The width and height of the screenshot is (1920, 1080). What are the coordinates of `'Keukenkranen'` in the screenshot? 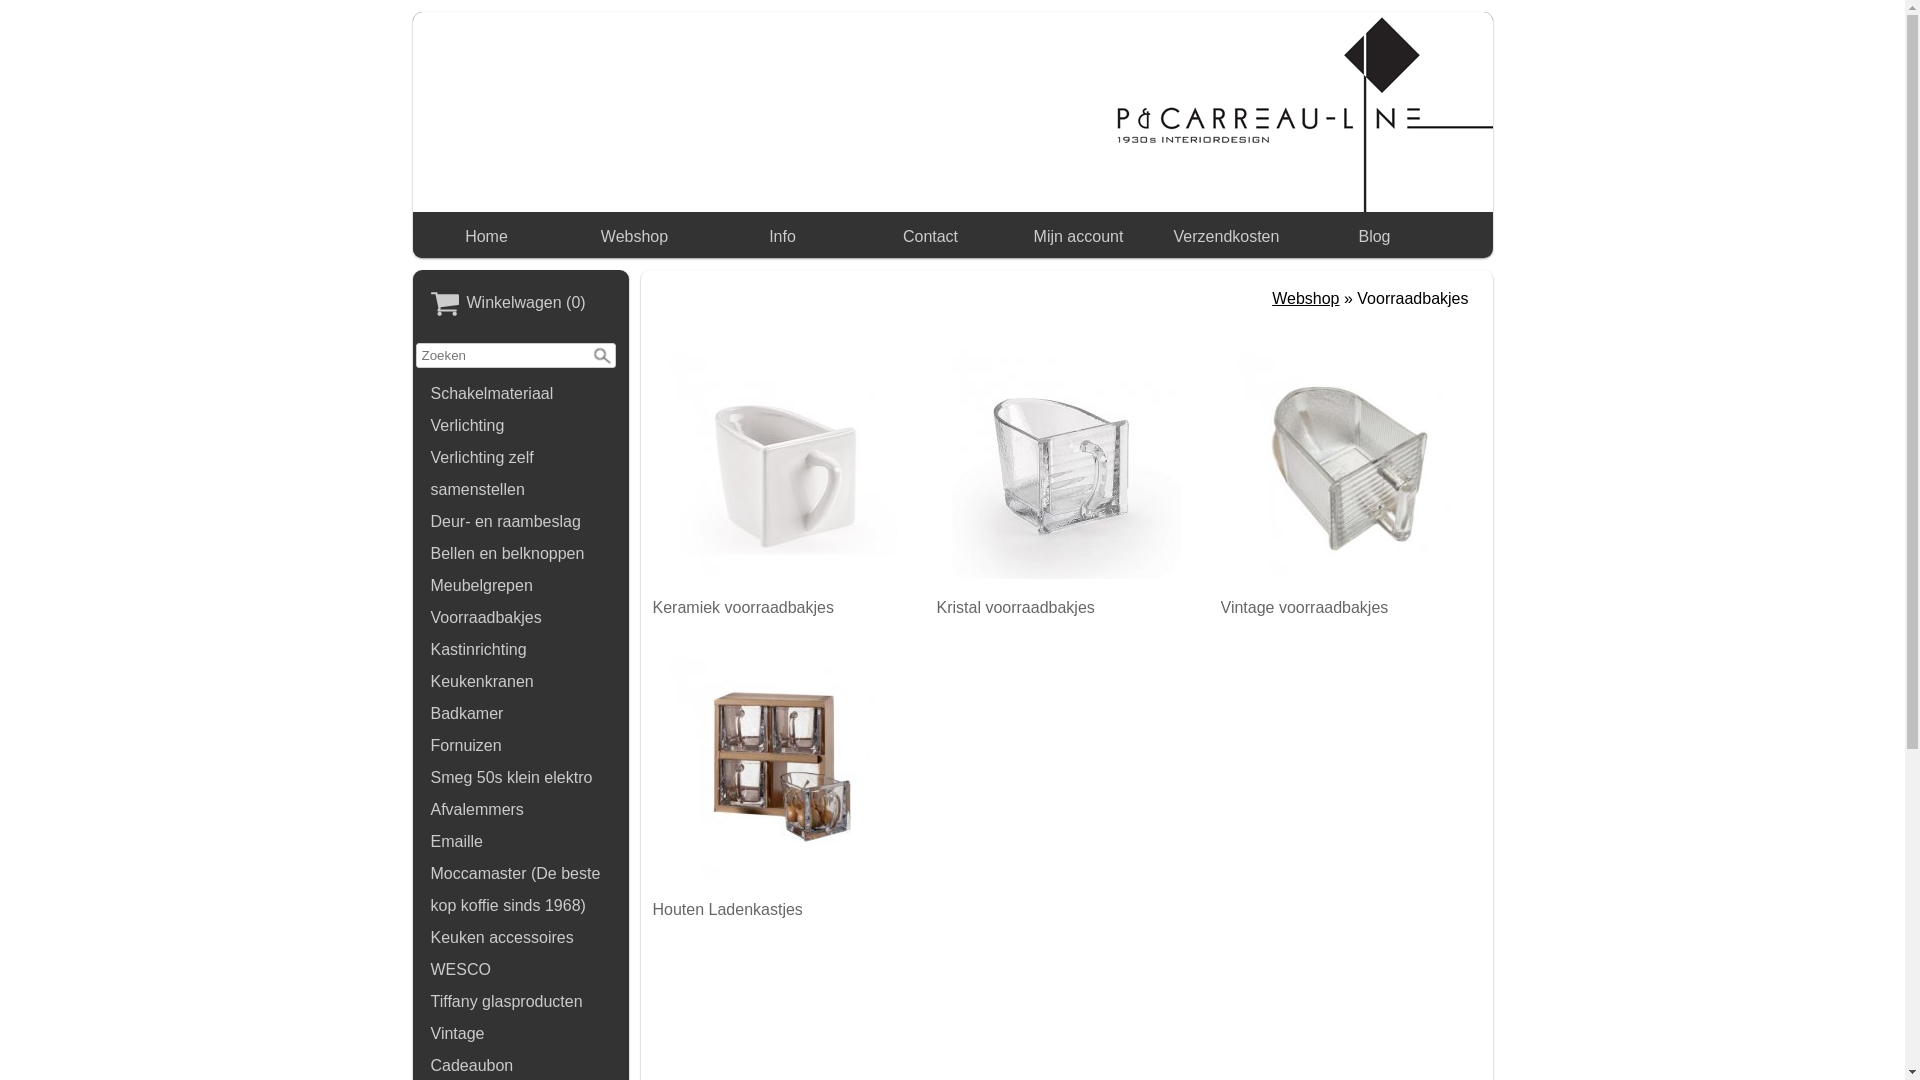 It's located at (415, 681).